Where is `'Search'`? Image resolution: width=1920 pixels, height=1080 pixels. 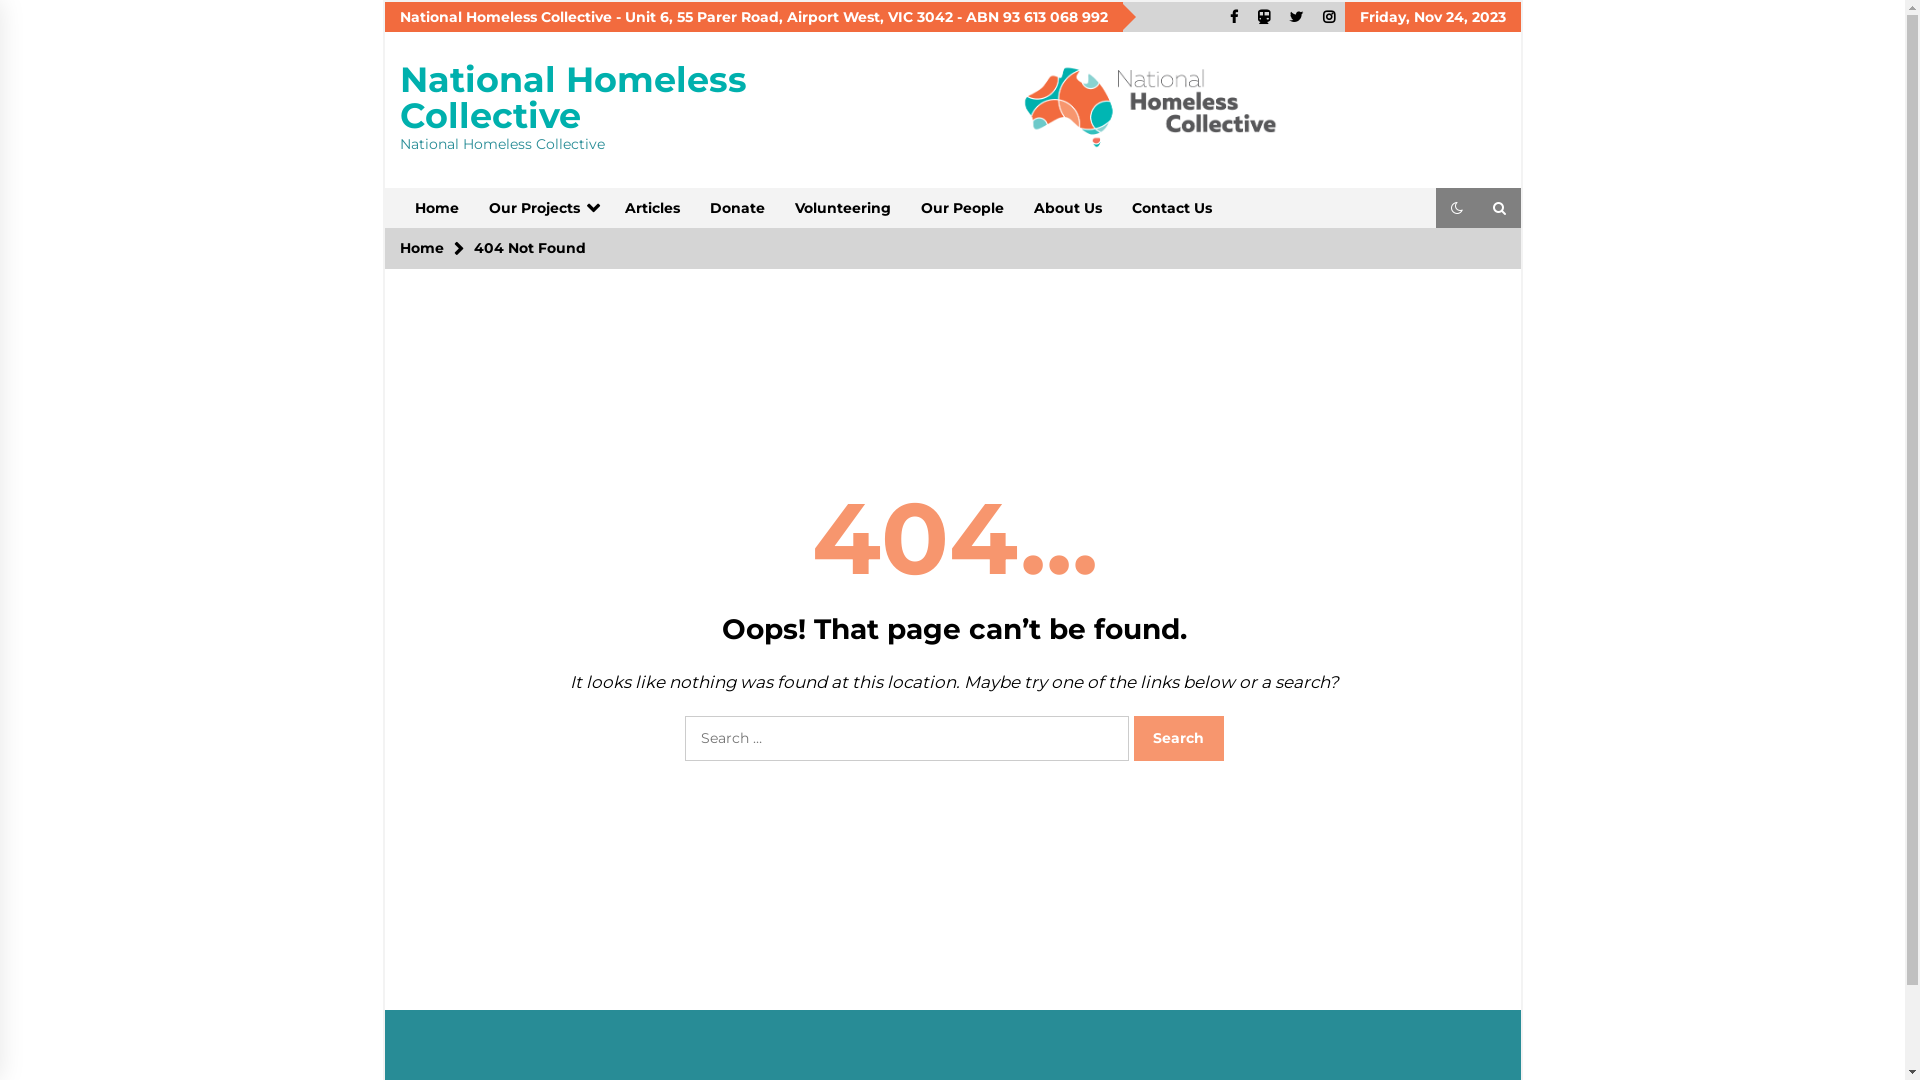
'Search' is located at coordinates (1179, 738).